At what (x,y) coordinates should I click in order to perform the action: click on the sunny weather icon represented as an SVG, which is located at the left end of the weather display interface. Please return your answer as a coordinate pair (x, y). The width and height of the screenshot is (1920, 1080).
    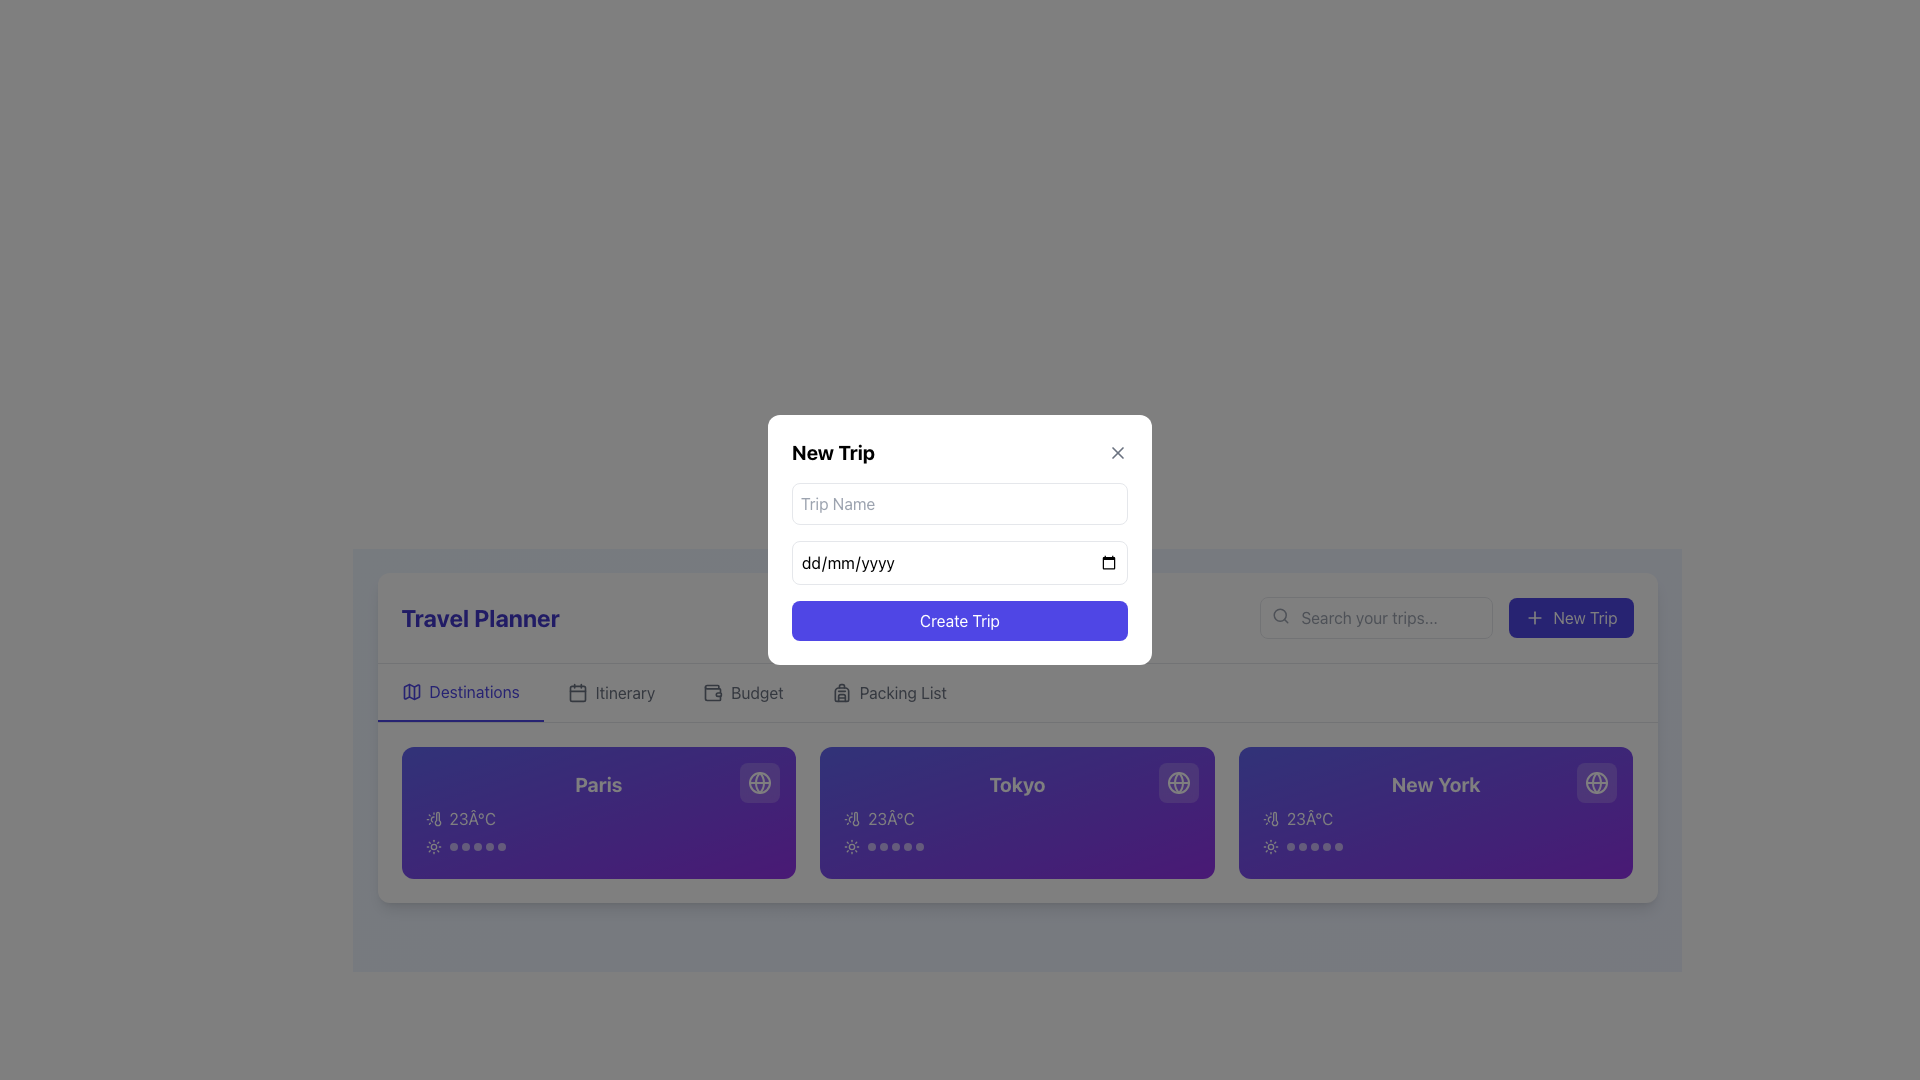
    Looking at the image, I should click on (852, 847).